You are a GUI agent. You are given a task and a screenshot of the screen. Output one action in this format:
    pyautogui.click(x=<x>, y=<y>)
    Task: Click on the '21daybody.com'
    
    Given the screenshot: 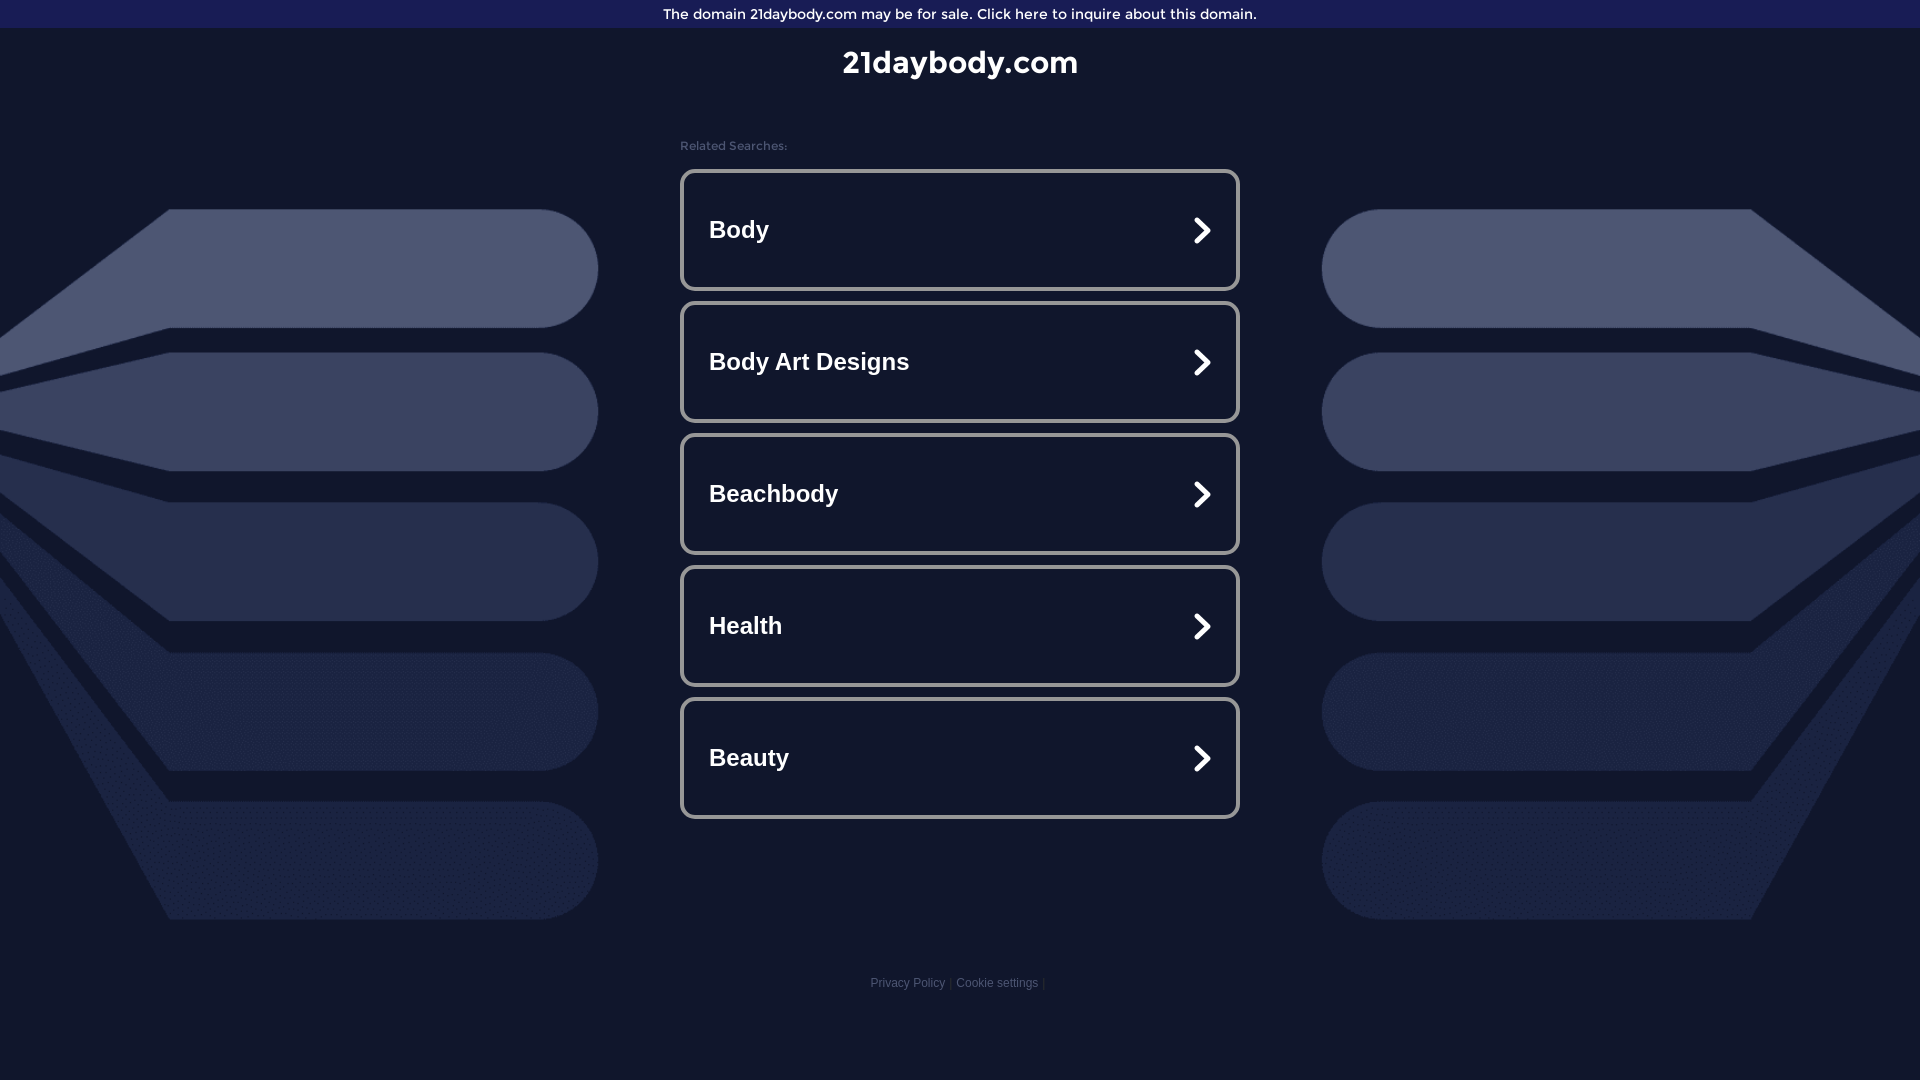 What is the action you would take?
    pyautogui.click(x=841, y=61)
    